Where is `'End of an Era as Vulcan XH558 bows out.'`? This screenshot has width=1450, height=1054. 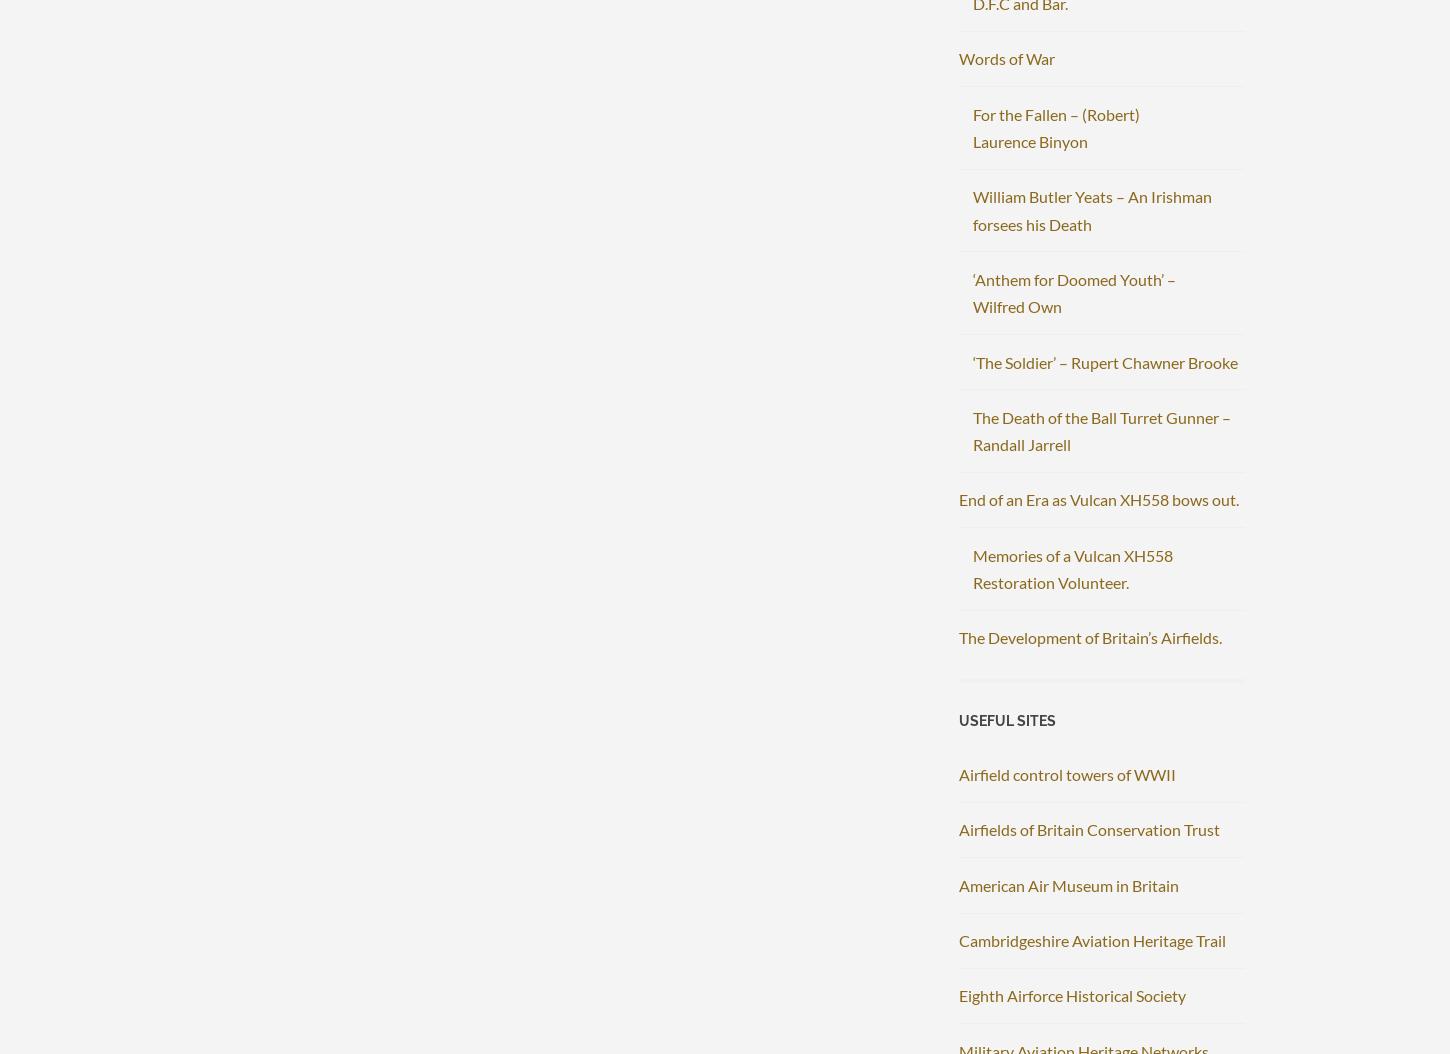 'End of an Era as Vulcan XH558 bows out.' is located at coordinates (1097, 498).